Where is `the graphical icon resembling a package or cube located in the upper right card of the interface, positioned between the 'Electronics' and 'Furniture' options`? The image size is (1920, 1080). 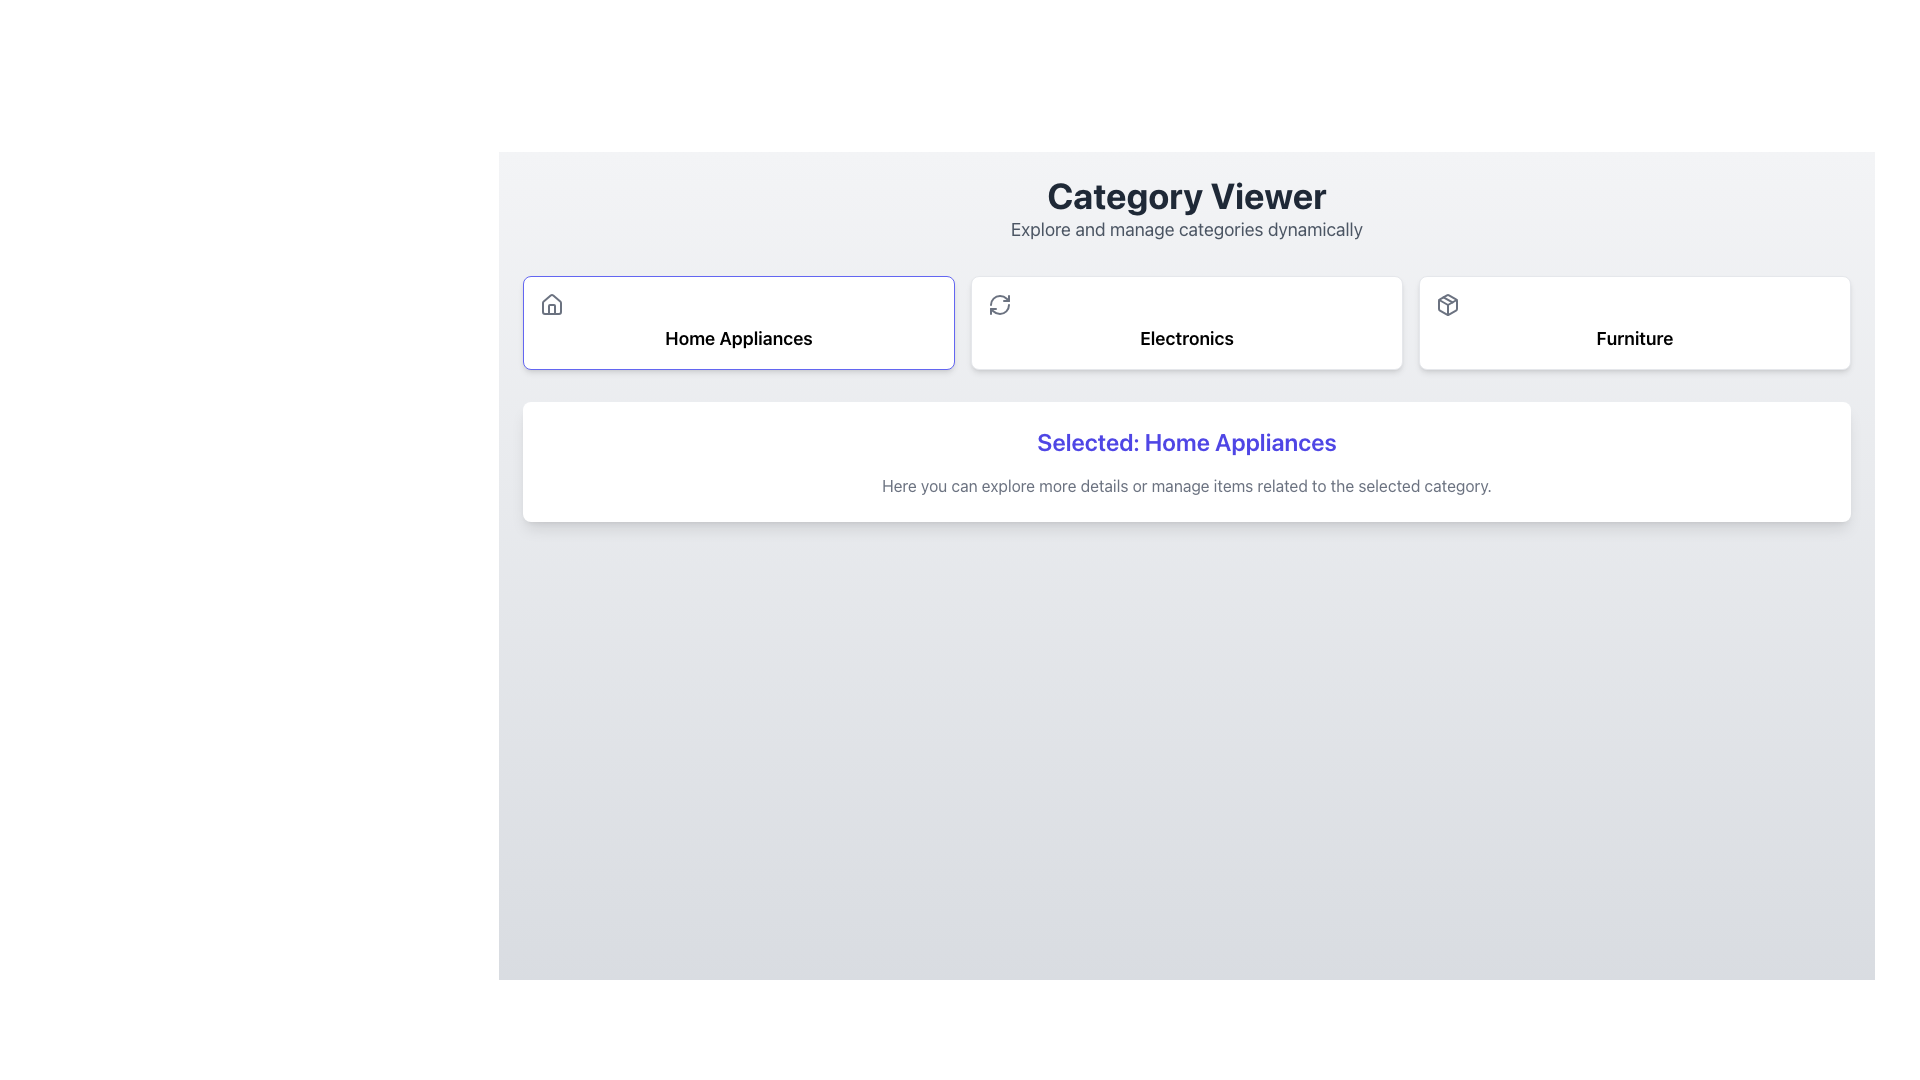
the graphical icon resembling a package or cube located in the upper right card of the interface, positioned between the 'Electronics' and 'Furniture' options is located at coordinates (1448, 304).